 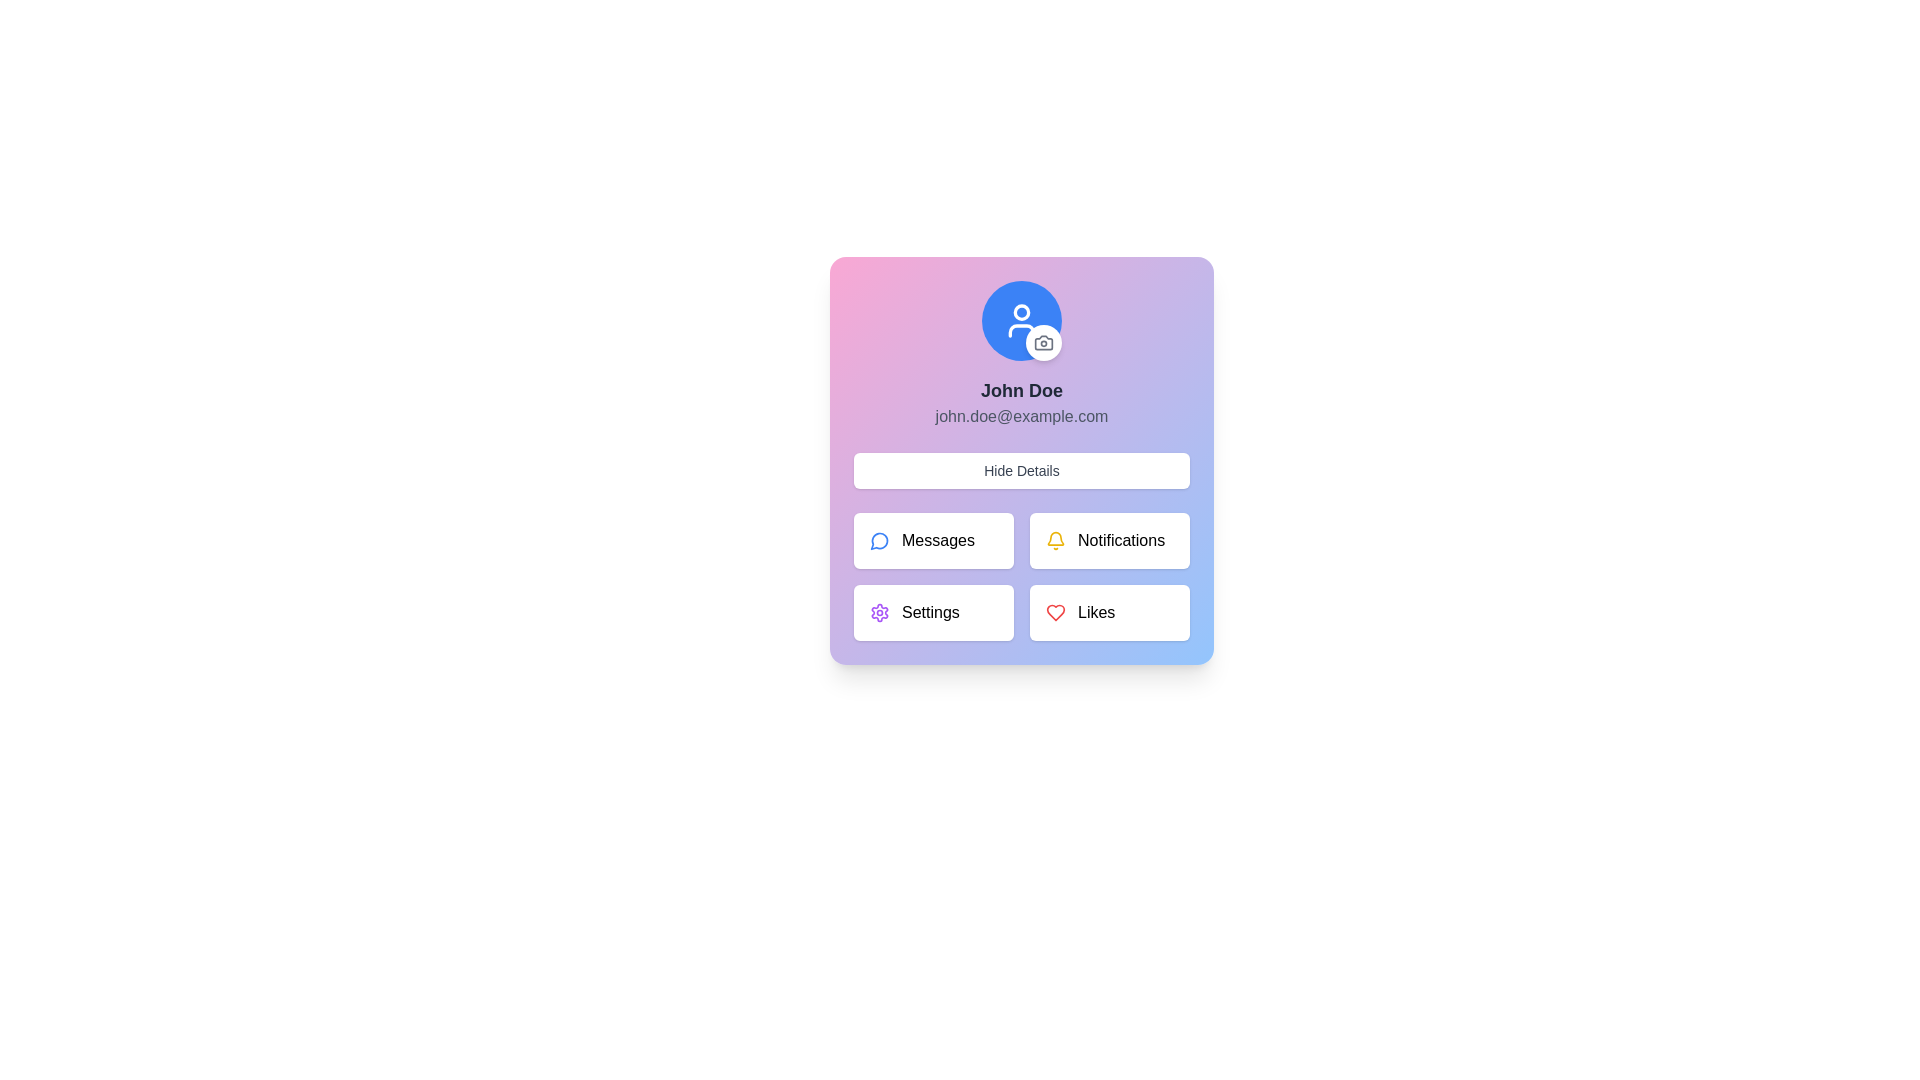 What do you see at coordinates (933, 540) in the screenshot?
I see `the 'Messages' button with a blue chat bubble icon by` at bounding box center [933, 540].